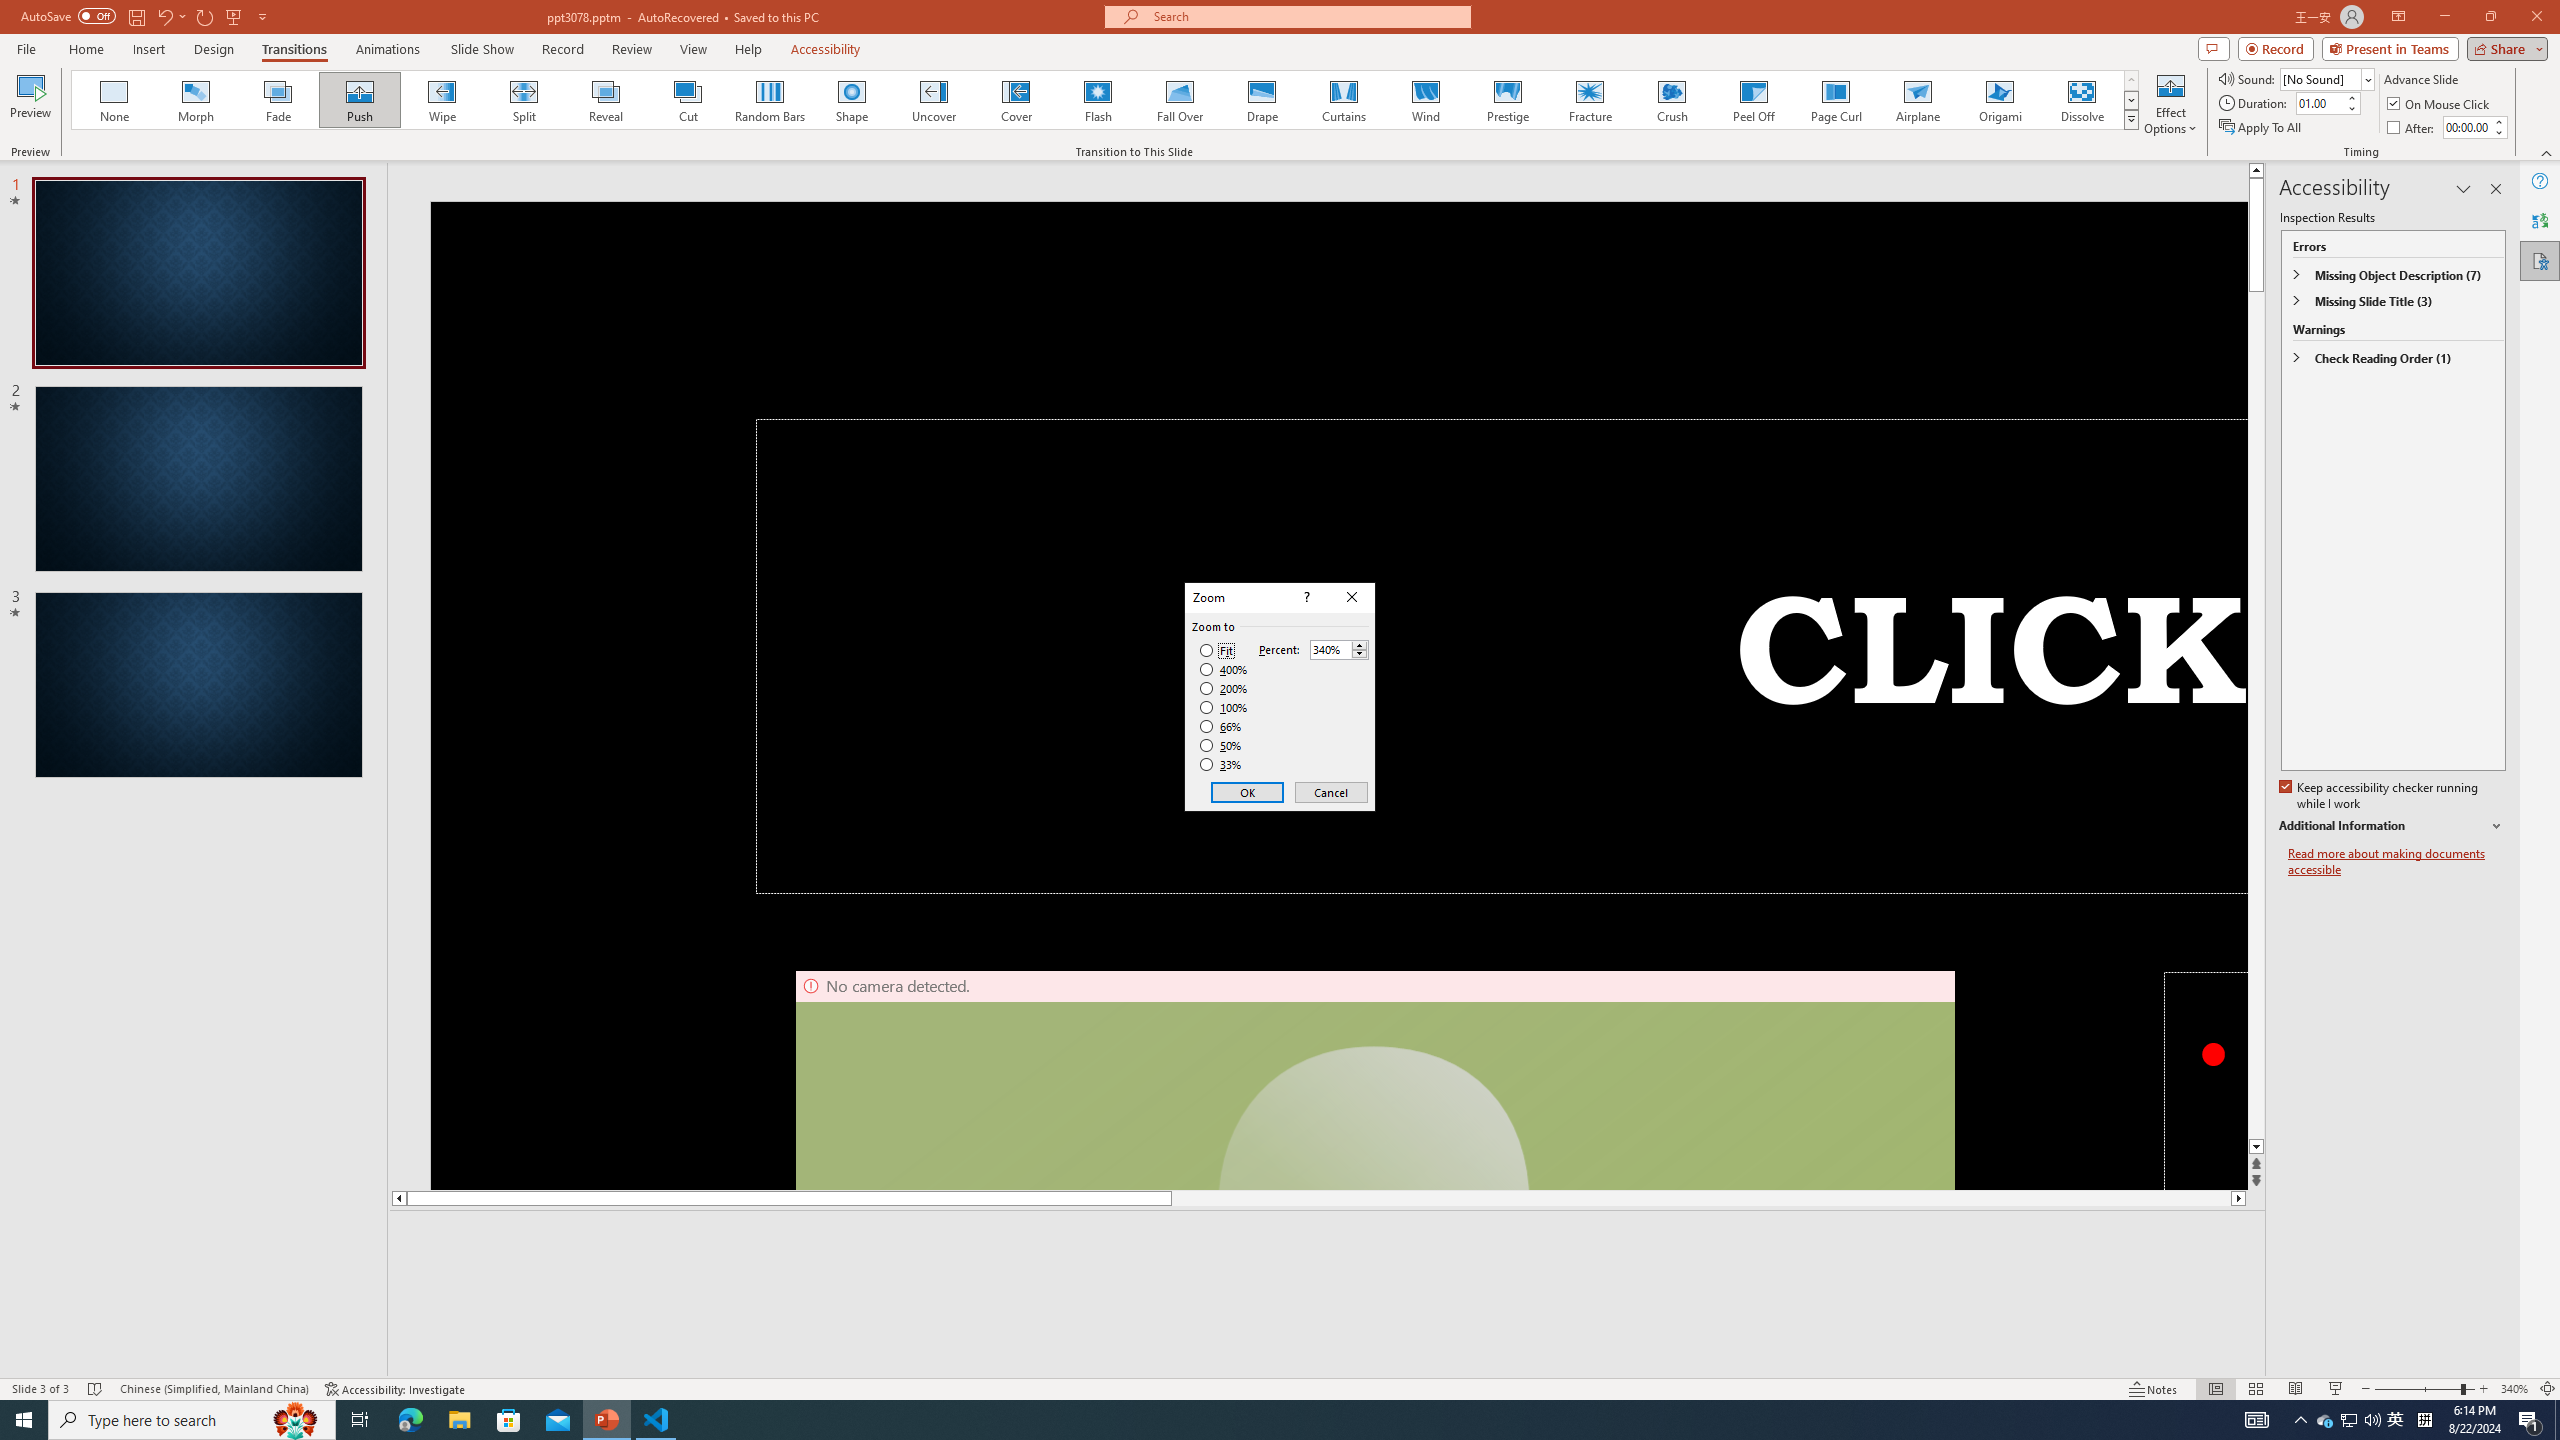  Describe the element at coordinates (1247, 792) in the screenshot. I see `'OK'` at that location.